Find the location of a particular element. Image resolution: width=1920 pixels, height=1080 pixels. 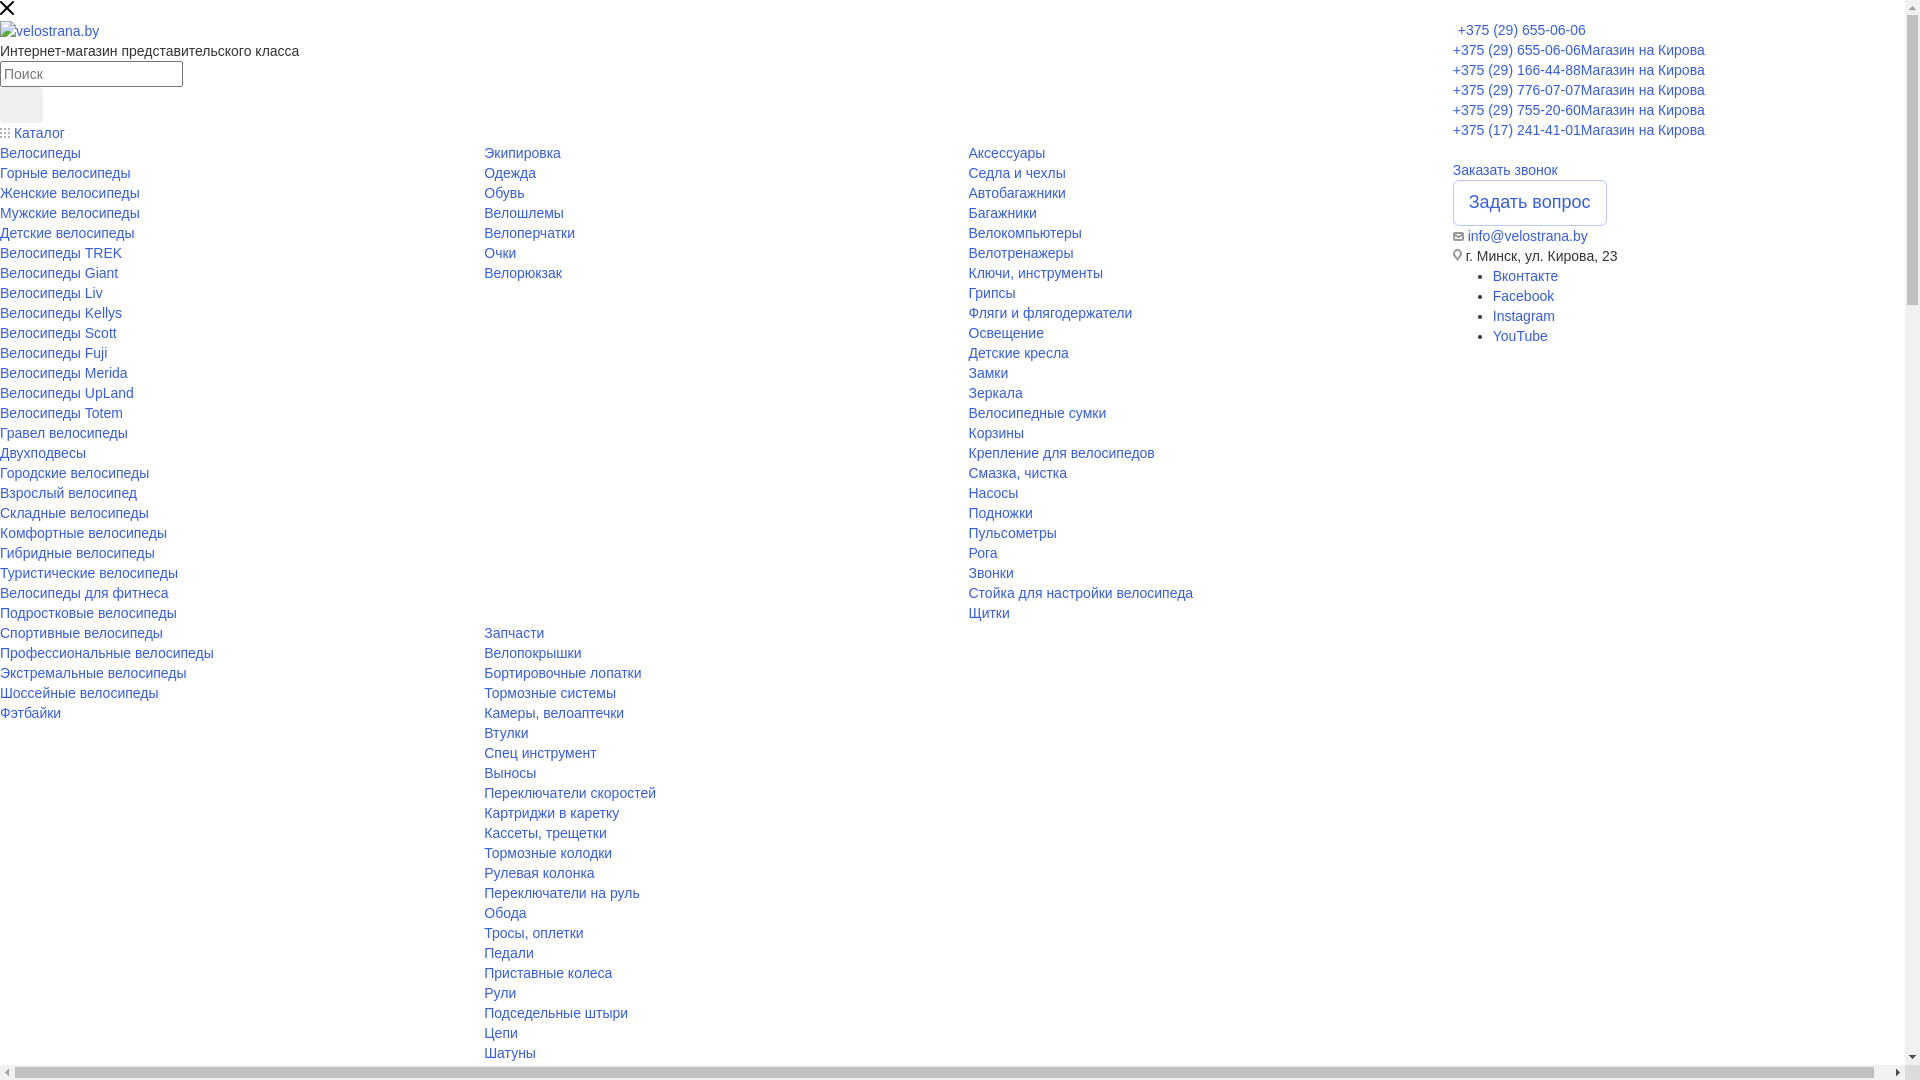

'Instagram' is located at coordinates (1522, 315).